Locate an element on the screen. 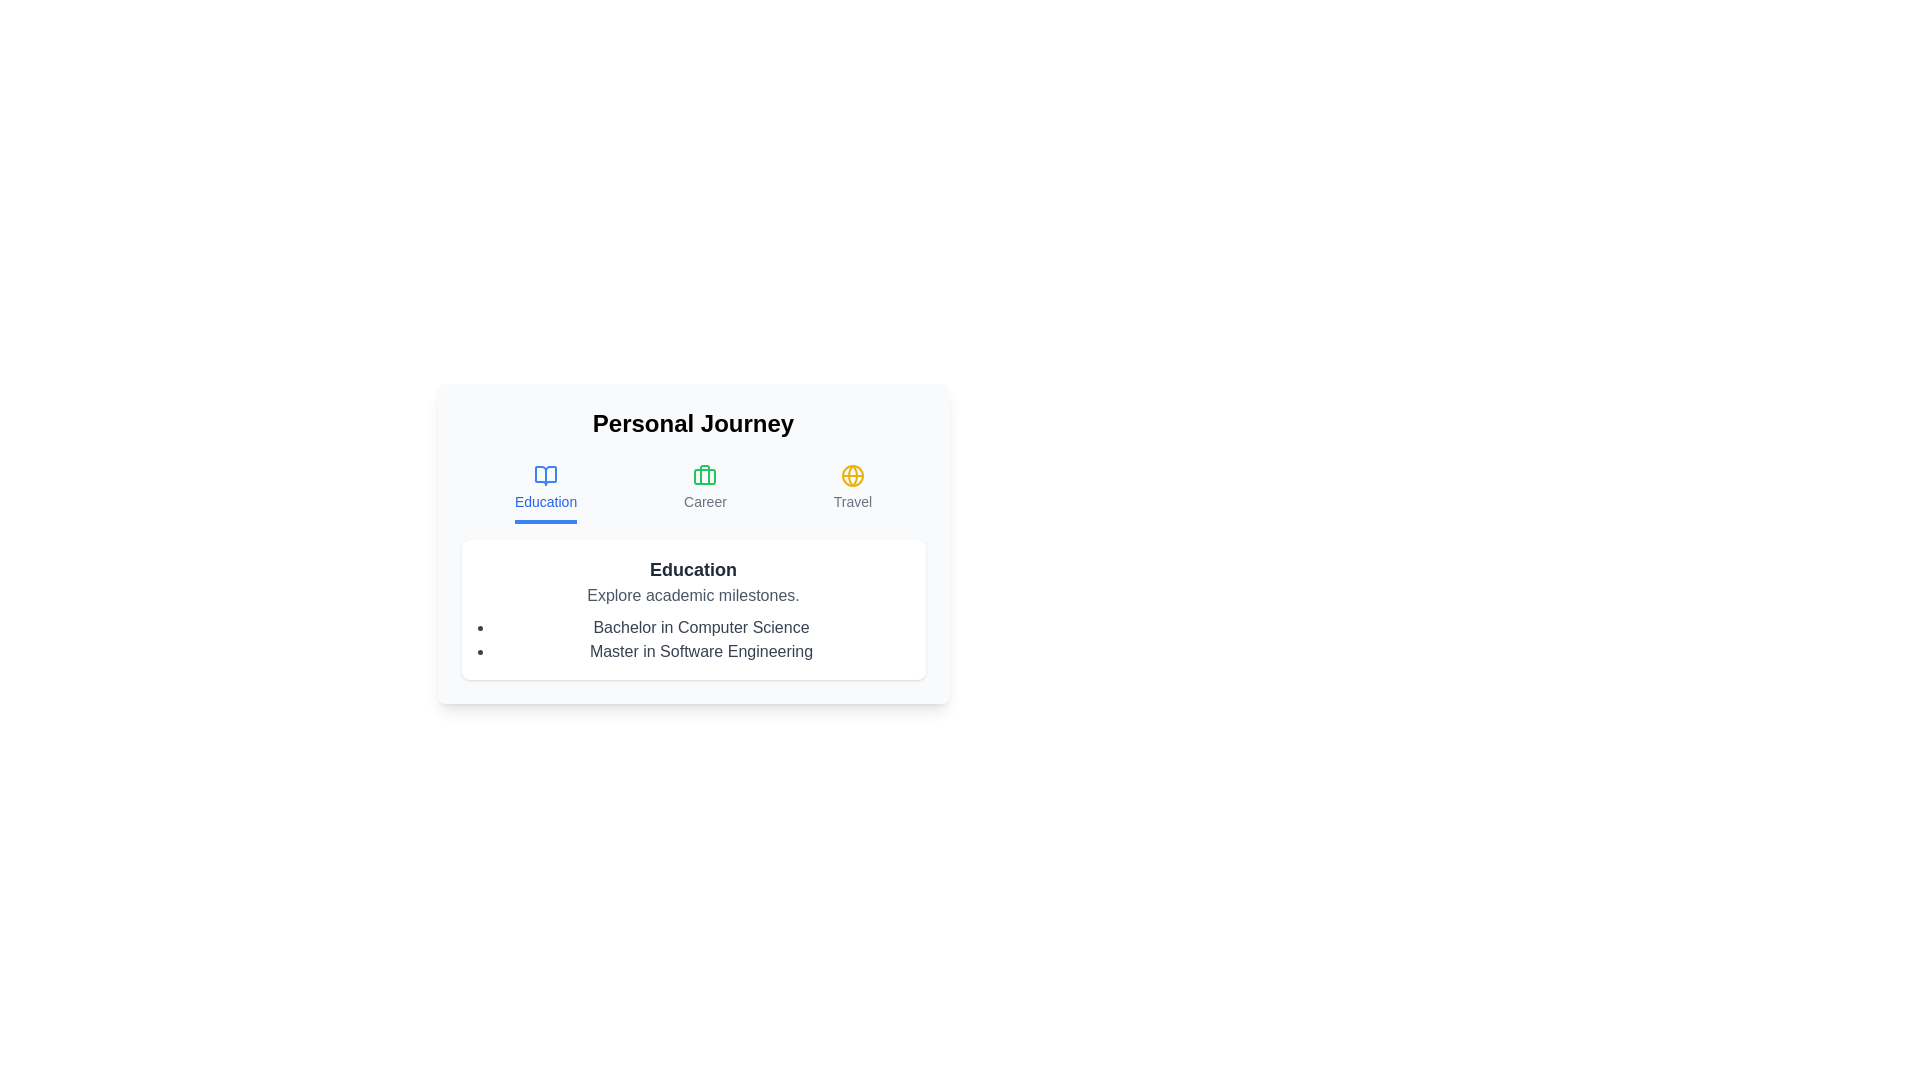 The height and width of the screenshot is (1080, 1920). the Text Label that serves as the title for the section introducing academic information, positioned directly above the text 'Explore academic milestones.' is located at coordinates (693, 570).